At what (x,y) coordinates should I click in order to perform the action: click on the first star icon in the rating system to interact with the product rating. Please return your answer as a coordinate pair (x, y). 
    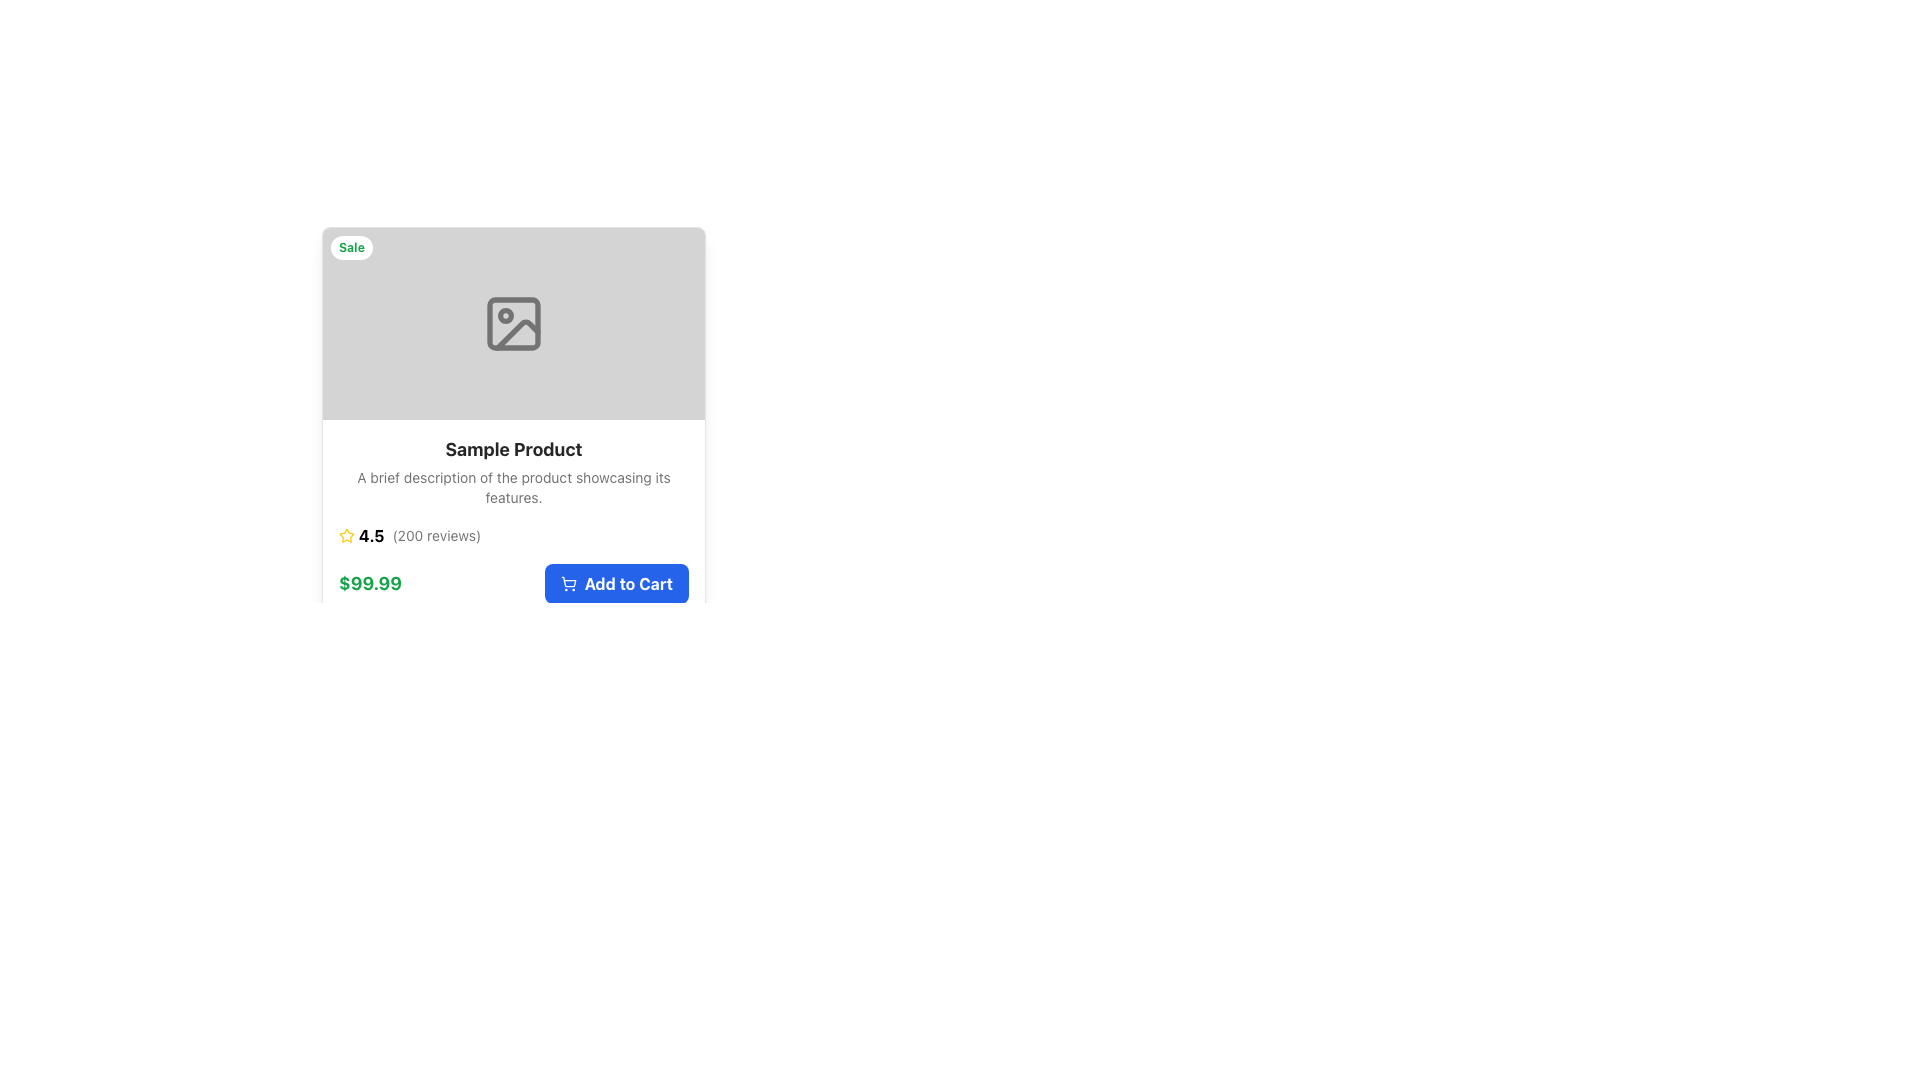
    Looking at the image, I should click on (346, 534).